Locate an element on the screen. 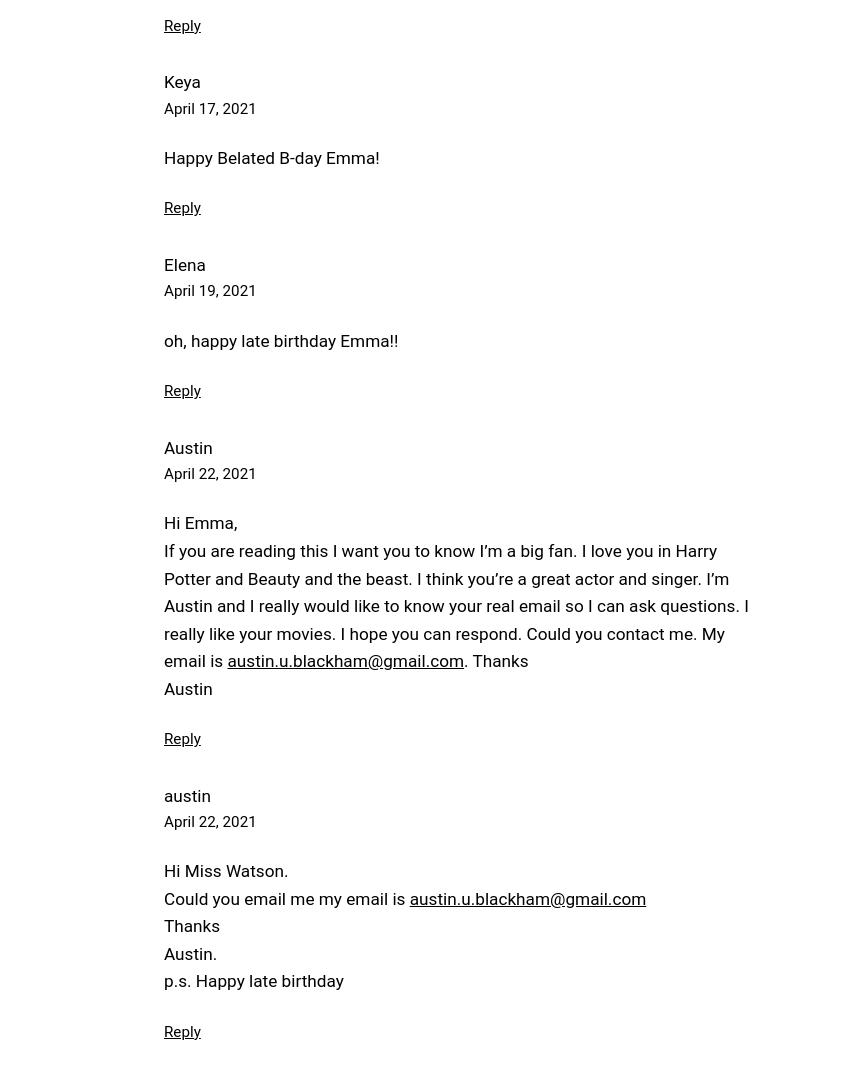 The height and width of the screenshot is (1074, 850). '. Thanks' is located at coordinates (495, 660).